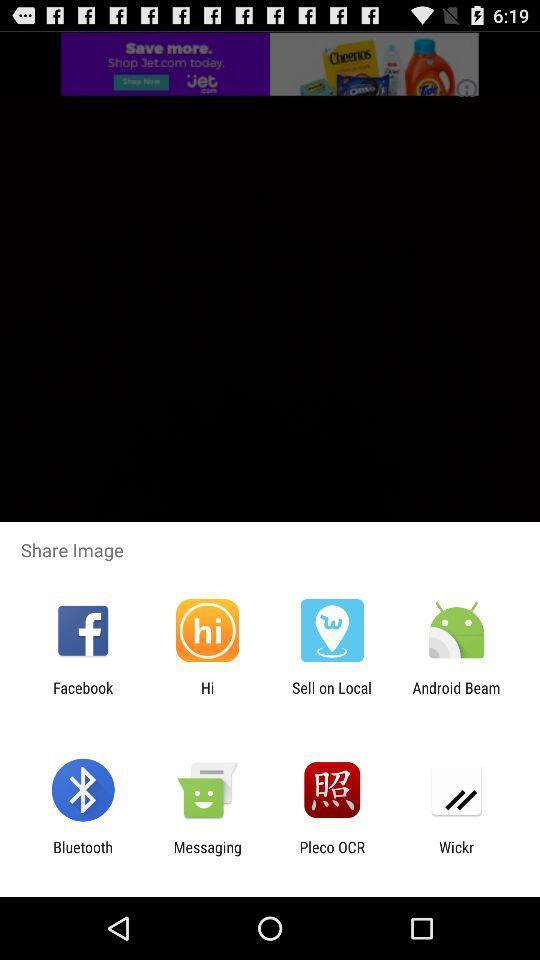 The image size is (540, 960). What do you see at coordinates (206, 855) in the screenshot?
I see `the icon next to the pleco ocr` at bounding box center [206, 855].